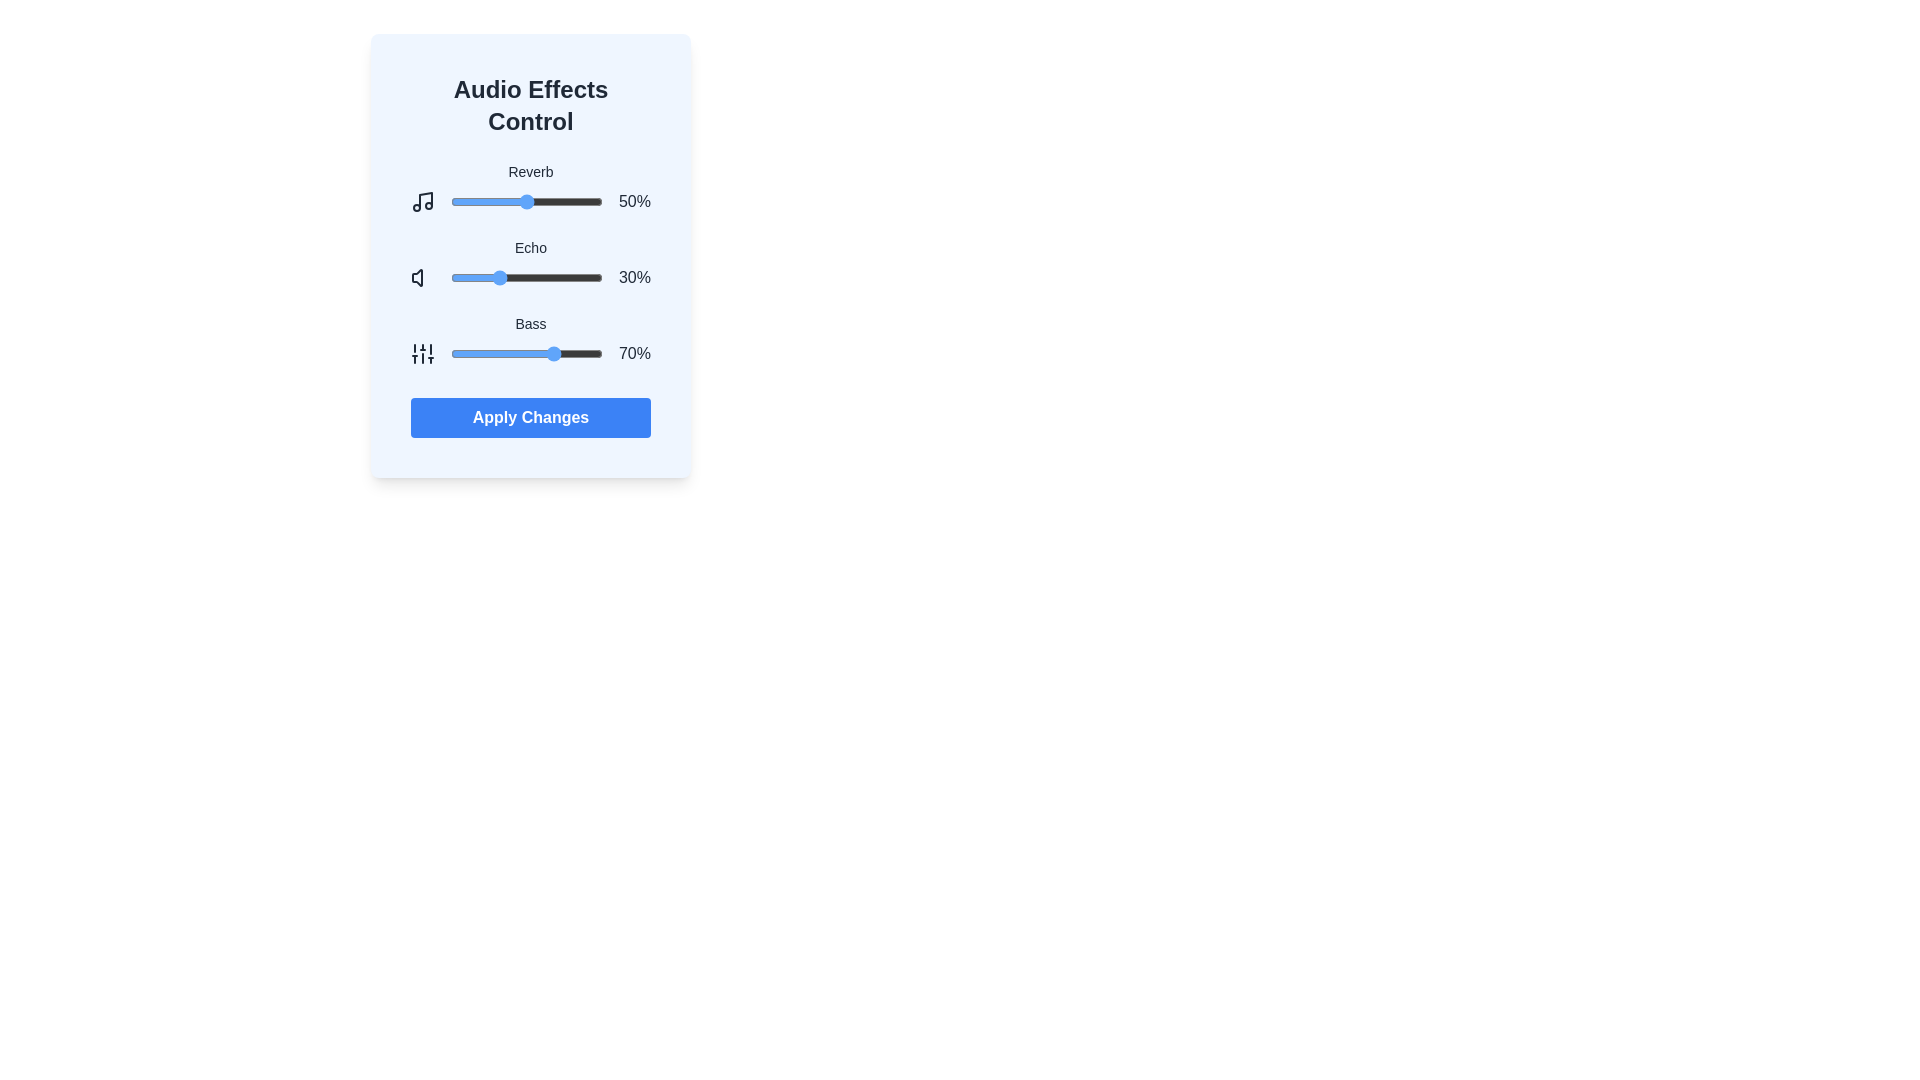  What do you see at coordinates (530, 353) in the screenshot?
I see `bass` at bounding box center [530, 353].